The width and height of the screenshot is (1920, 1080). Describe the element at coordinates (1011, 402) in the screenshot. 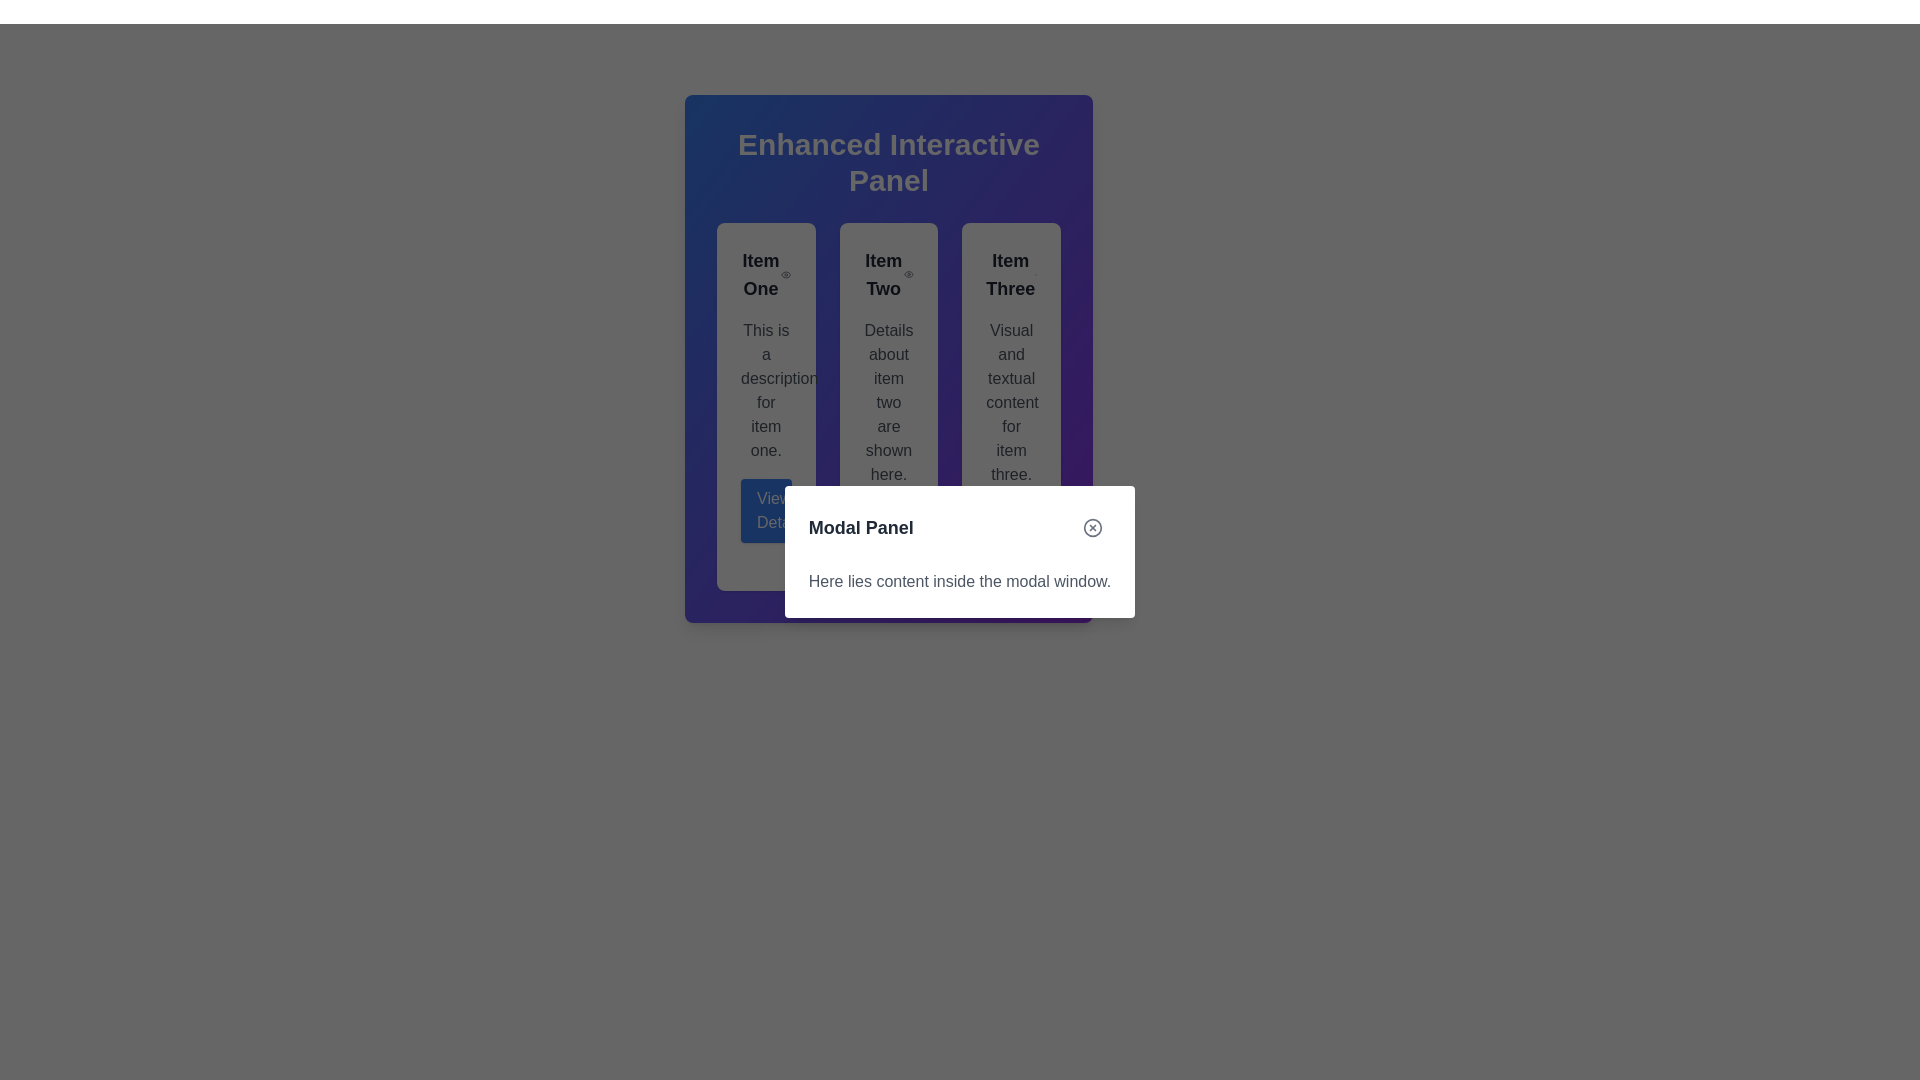

I see `the informational text block that provides descriptive content related to 'Item Three', located between the title and the 'View Details' button` at that location.